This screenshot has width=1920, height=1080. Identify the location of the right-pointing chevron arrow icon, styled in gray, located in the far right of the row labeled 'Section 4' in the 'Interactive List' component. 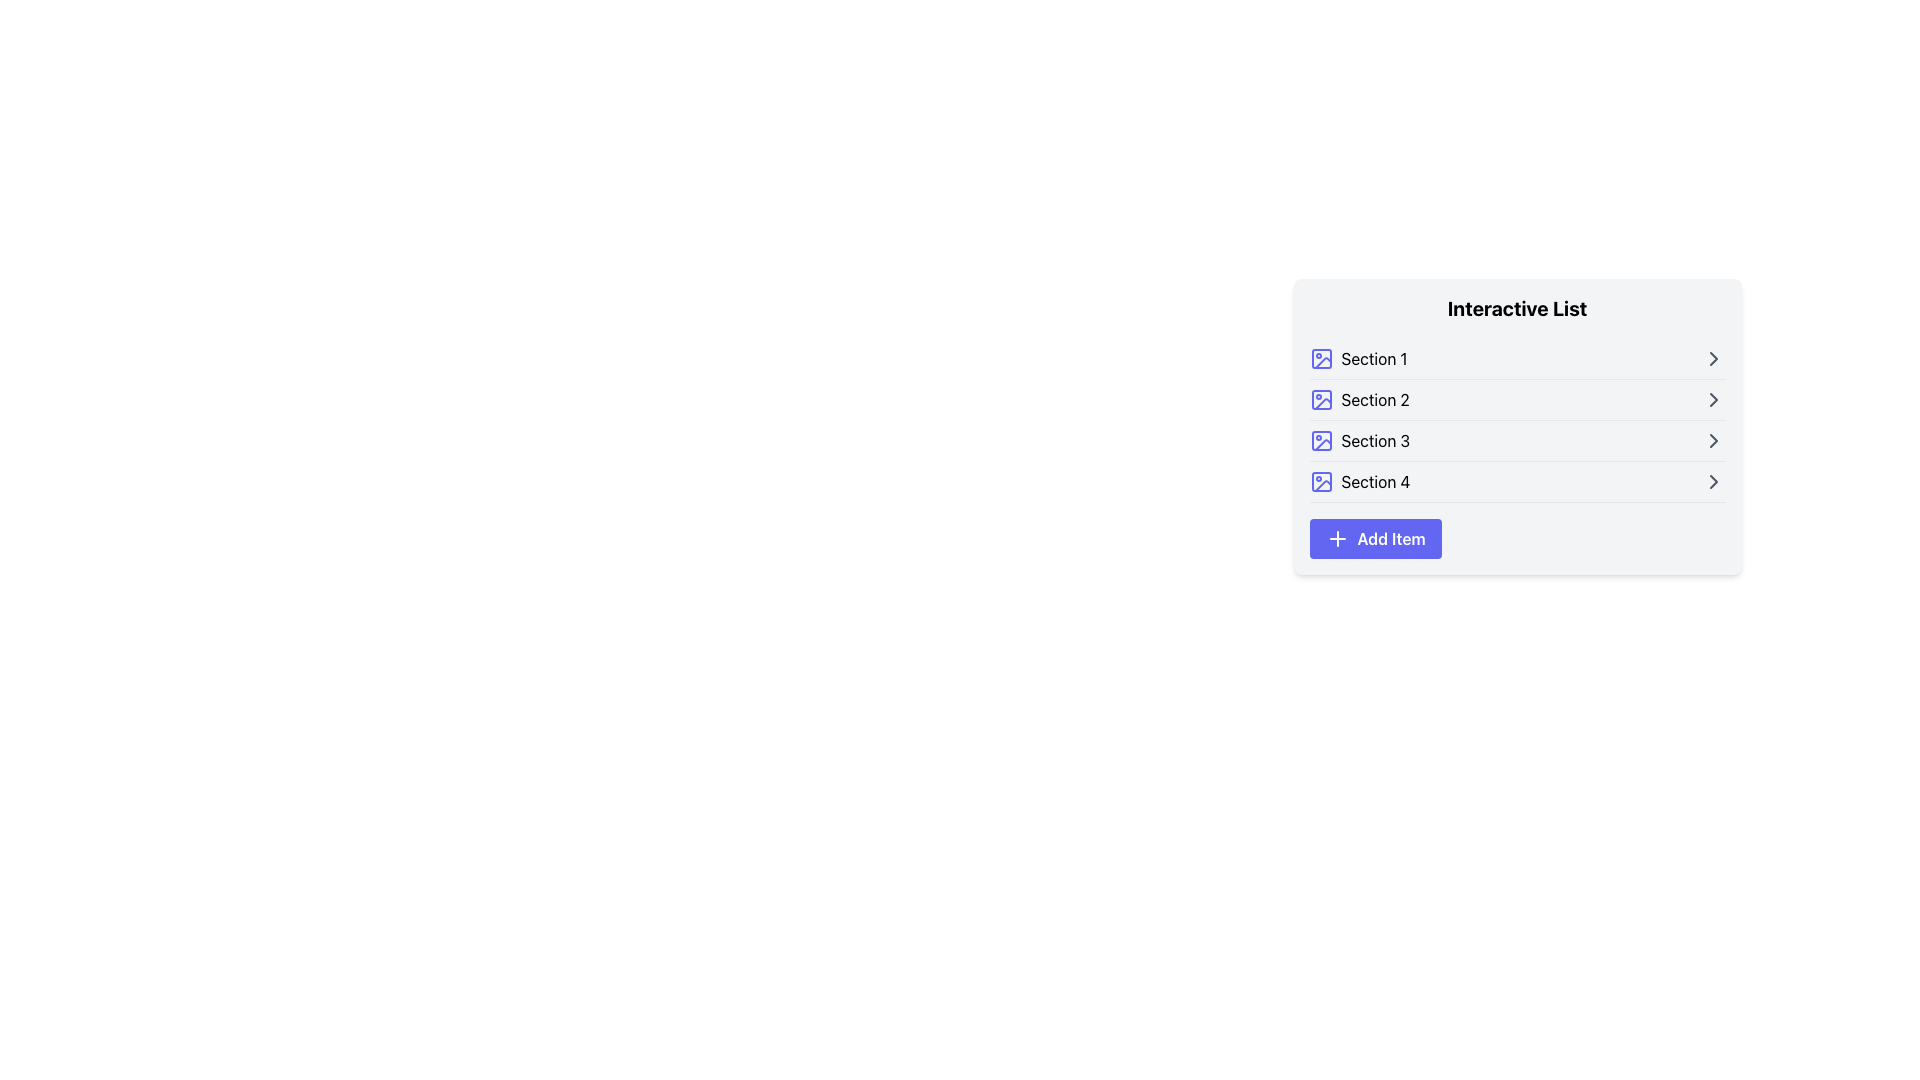
(1712, 482).